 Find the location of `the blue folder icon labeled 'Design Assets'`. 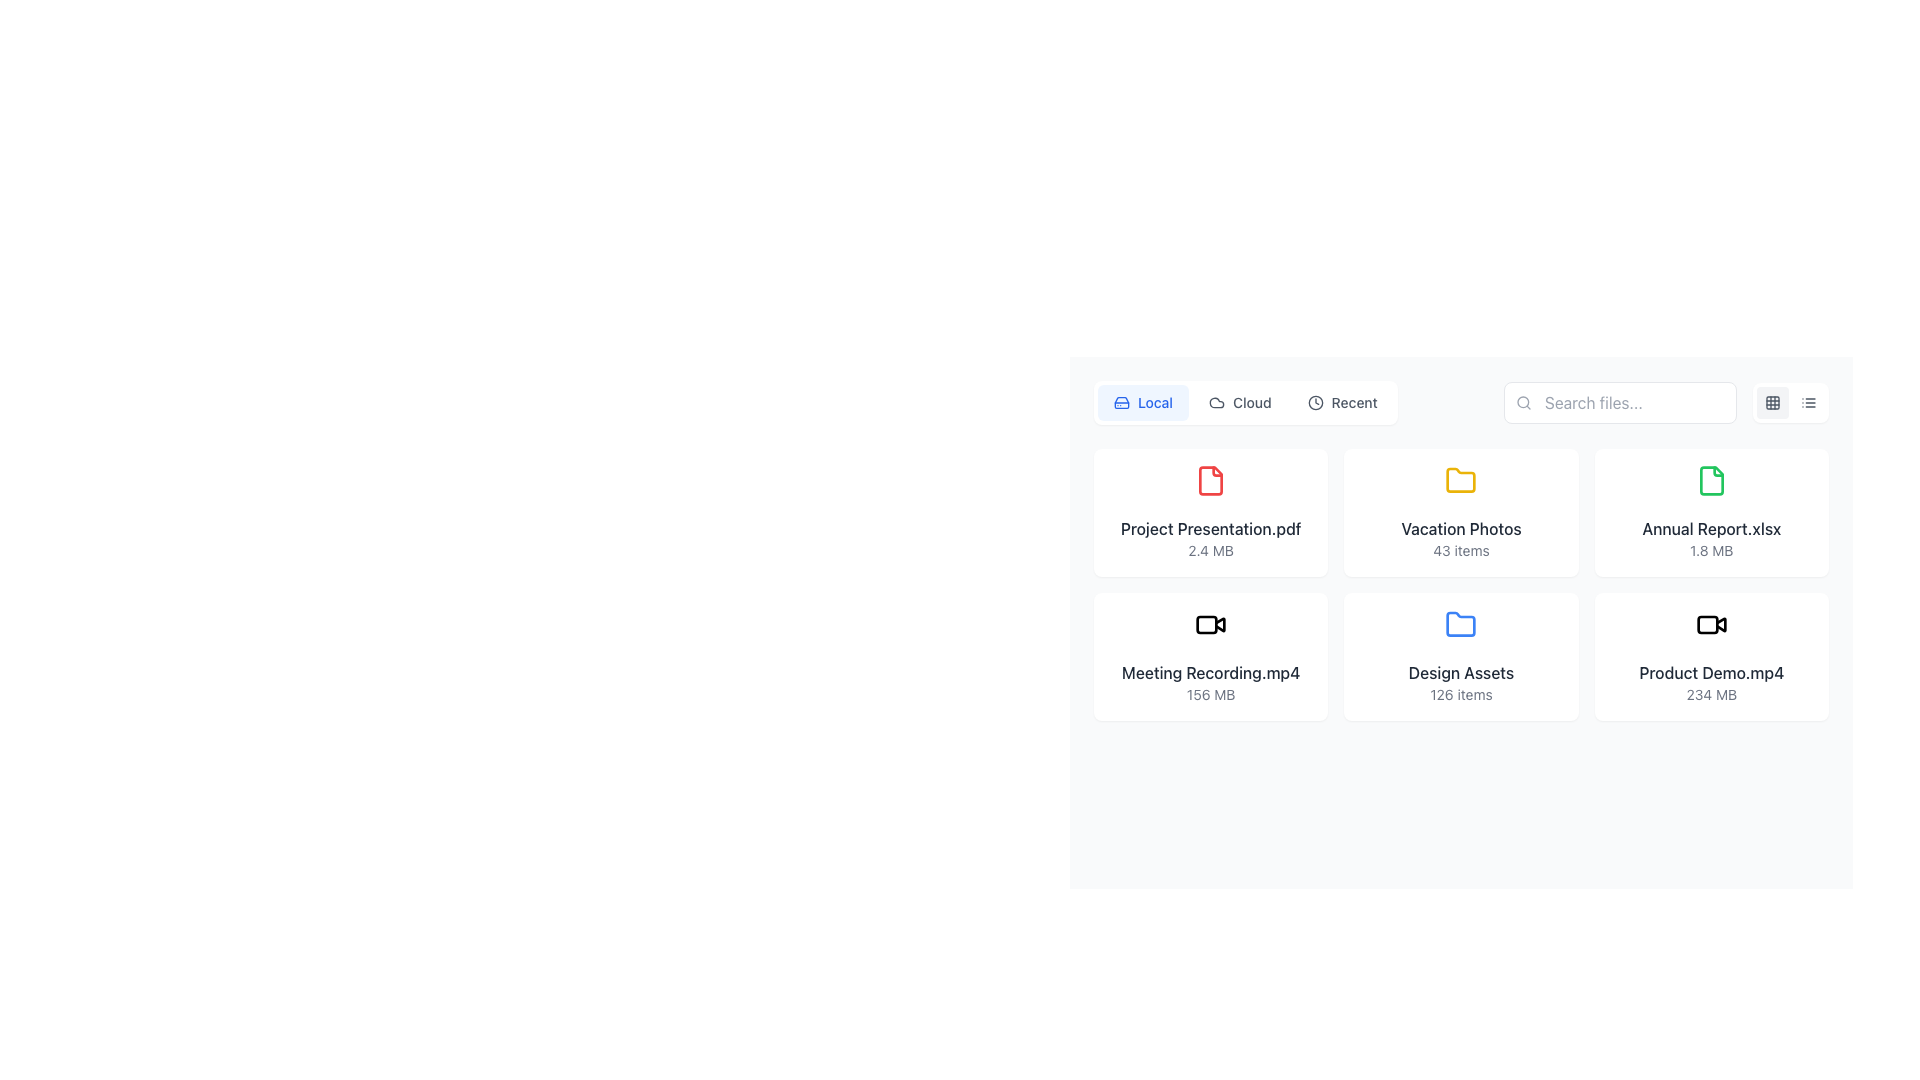

the blue folder icon labeled 'Design Assets' is located at coordinates (1461, 656).